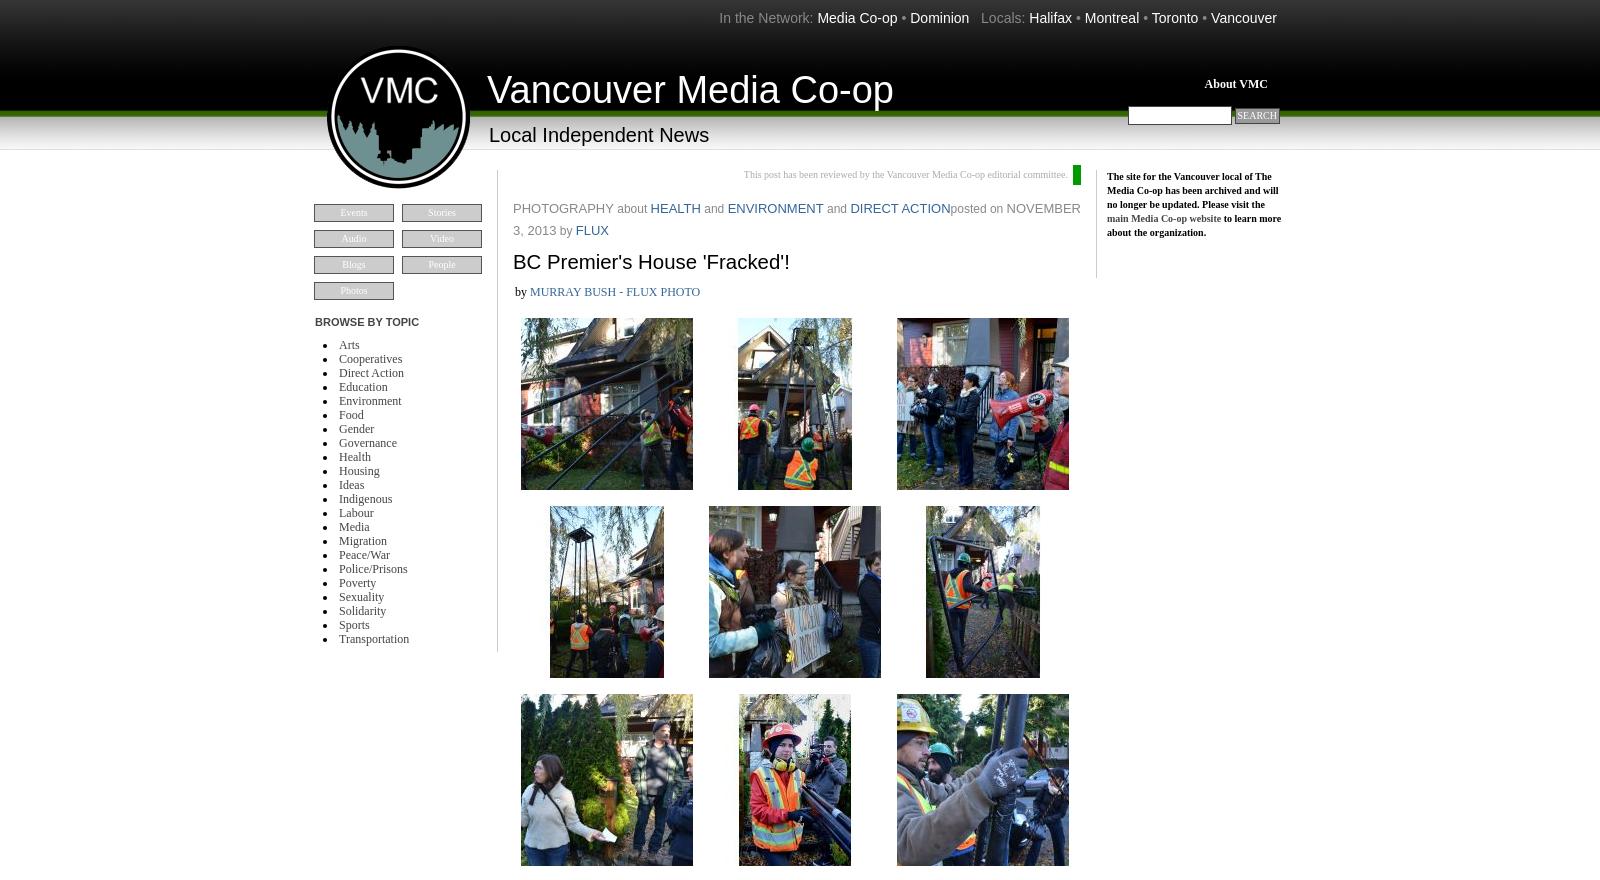 The width and height of the screenshot is (1600, 880). I want to click on 'Cooperatives', so click(370, 359).